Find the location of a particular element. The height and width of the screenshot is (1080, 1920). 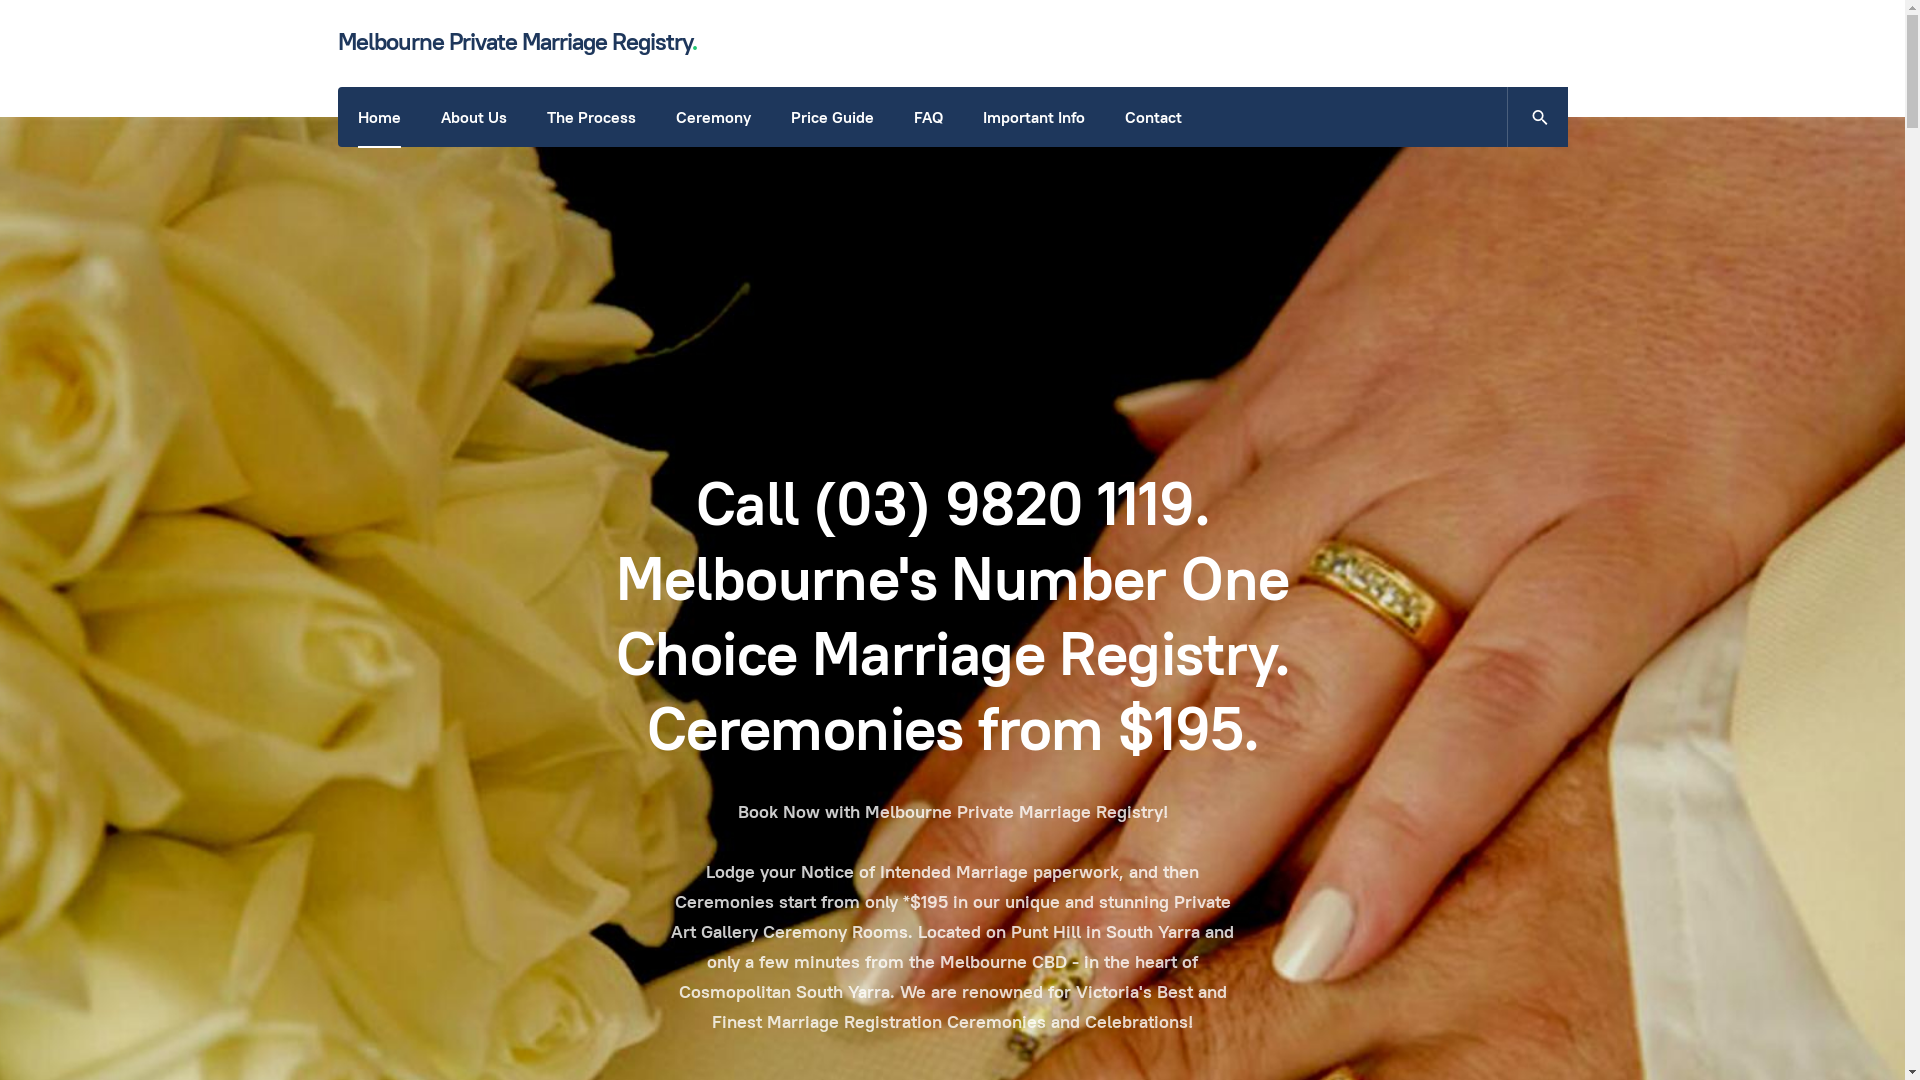

'Important Info' is located at coordinates (982, 116).